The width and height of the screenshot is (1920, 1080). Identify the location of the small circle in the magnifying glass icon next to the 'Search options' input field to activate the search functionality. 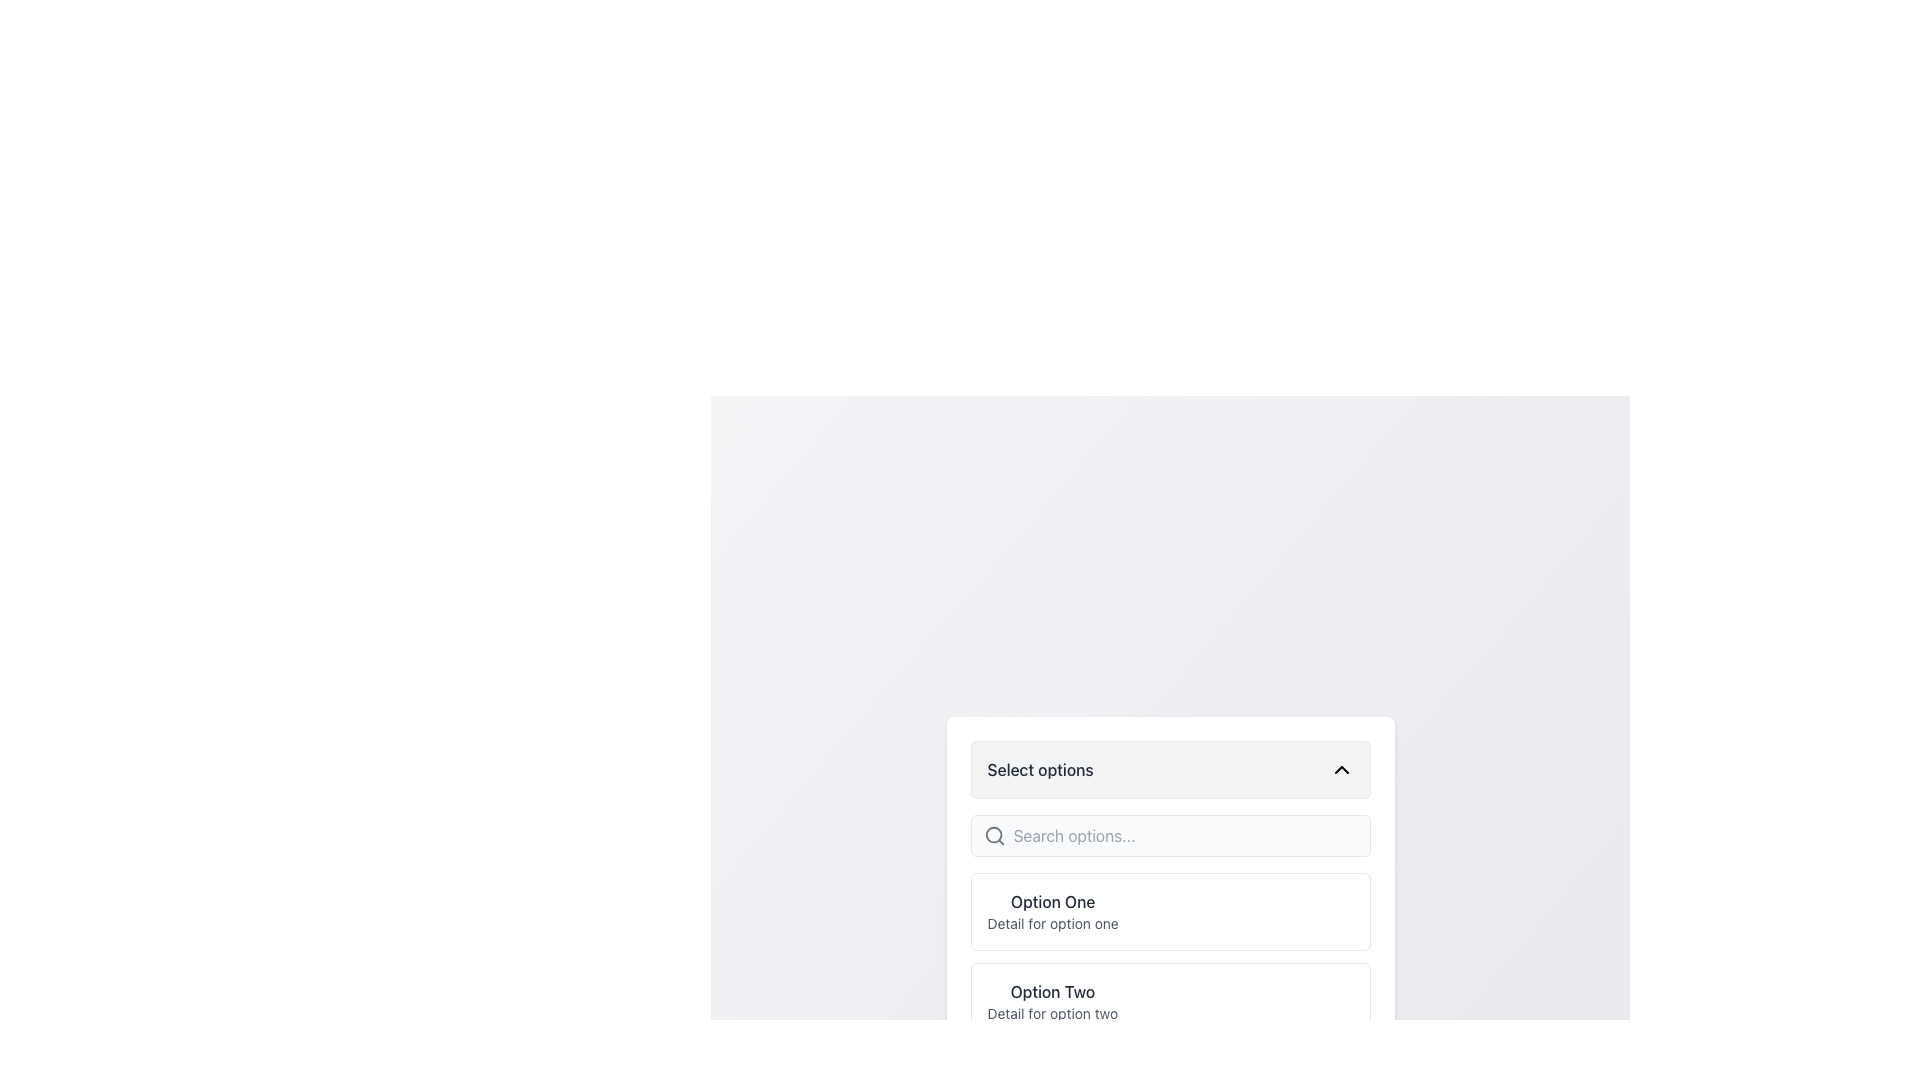
(993, 835).